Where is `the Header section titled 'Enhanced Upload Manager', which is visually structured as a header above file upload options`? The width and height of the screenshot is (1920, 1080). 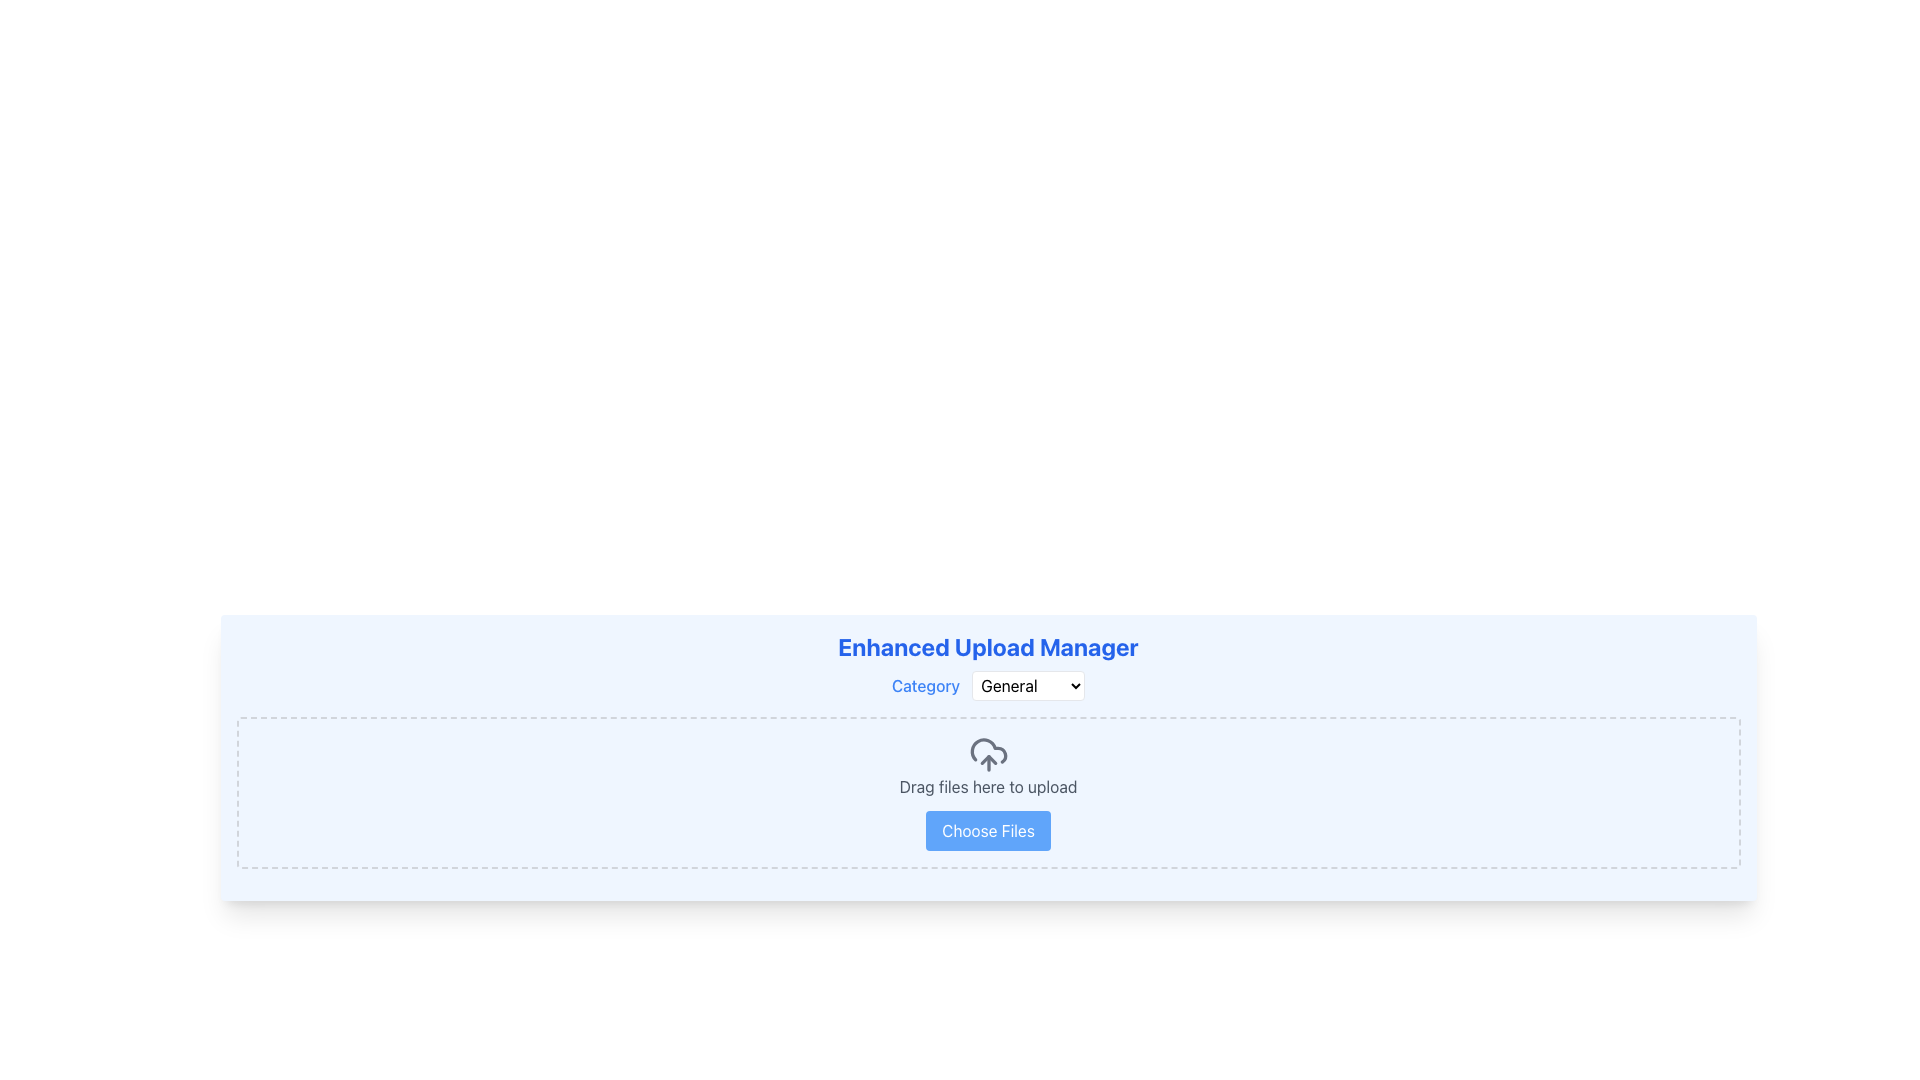 the Header section titled 'Enhanced Upload Manager', which is visually structured as a header above file upload options is located at coordinates (988, 666).